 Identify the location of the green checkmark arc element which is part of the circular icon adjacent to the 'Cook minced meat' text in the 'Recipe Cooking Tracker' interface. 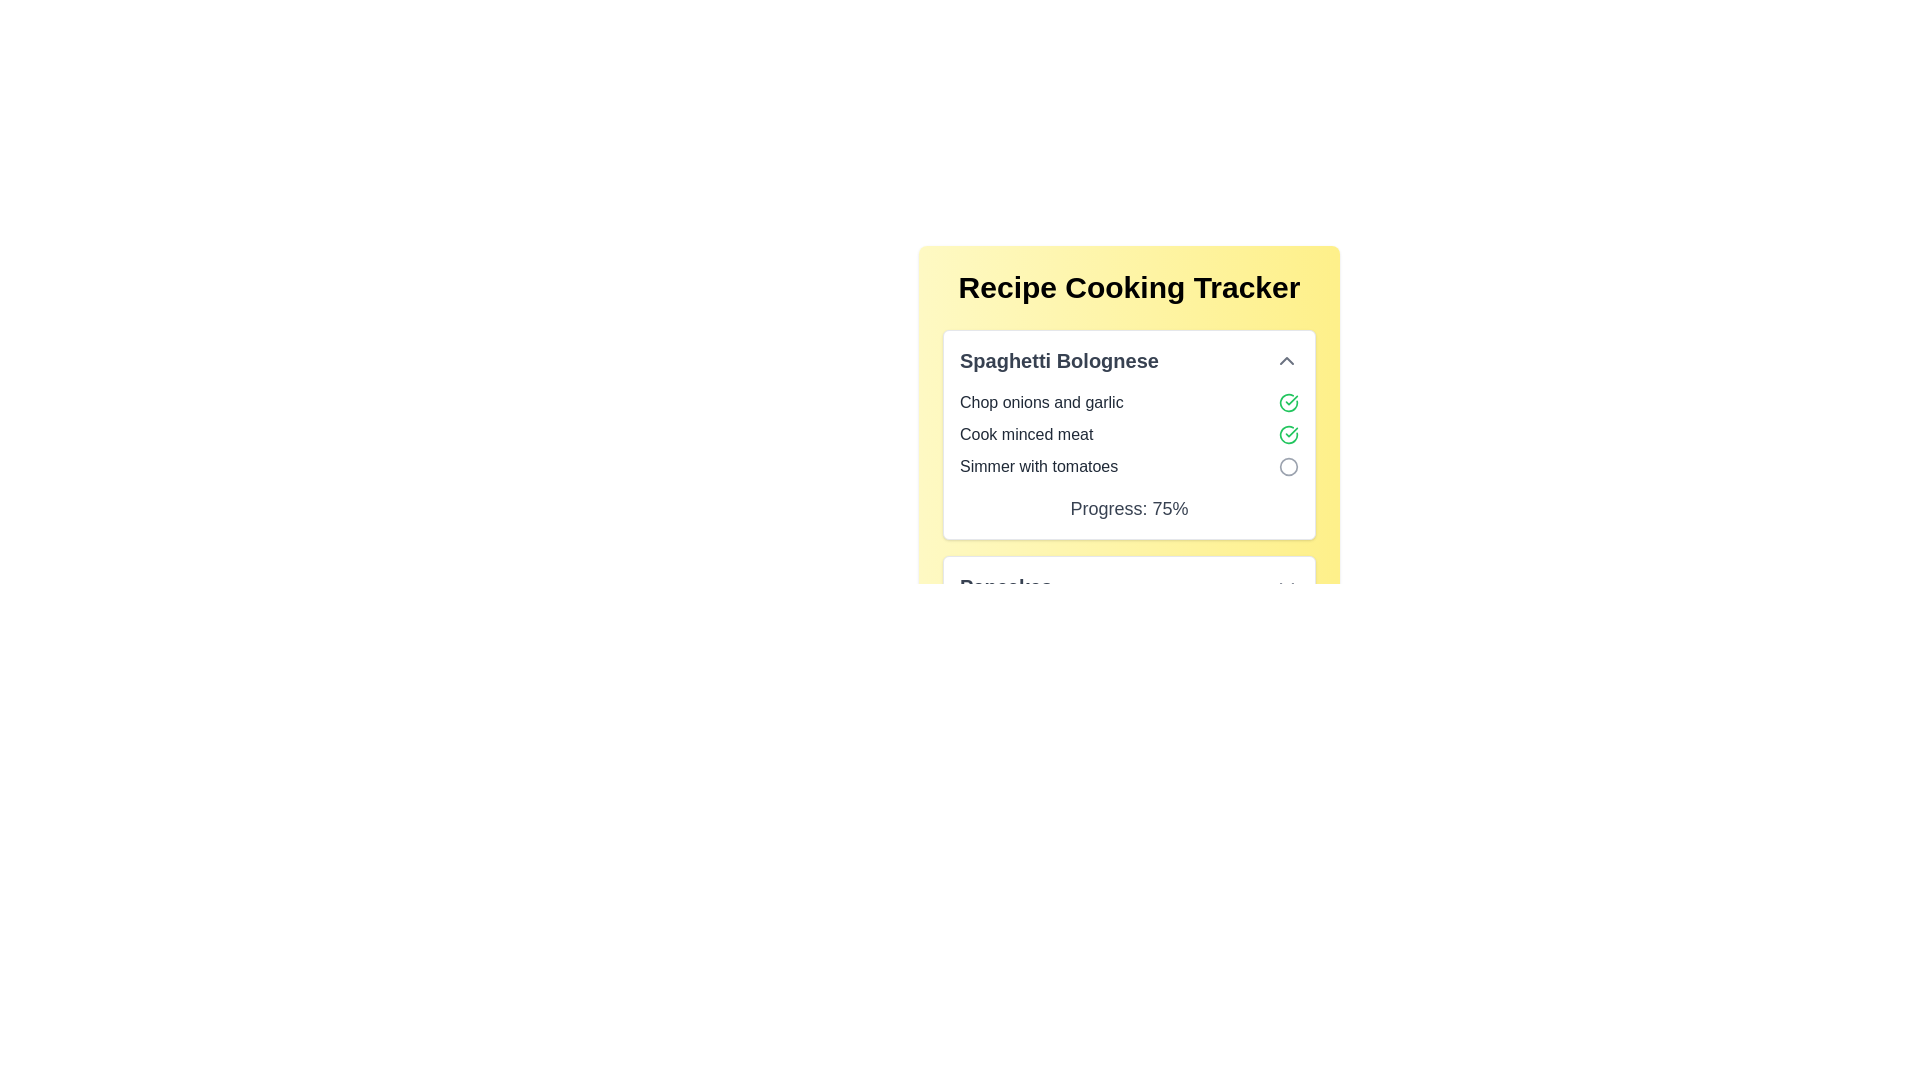
(1289, 402).